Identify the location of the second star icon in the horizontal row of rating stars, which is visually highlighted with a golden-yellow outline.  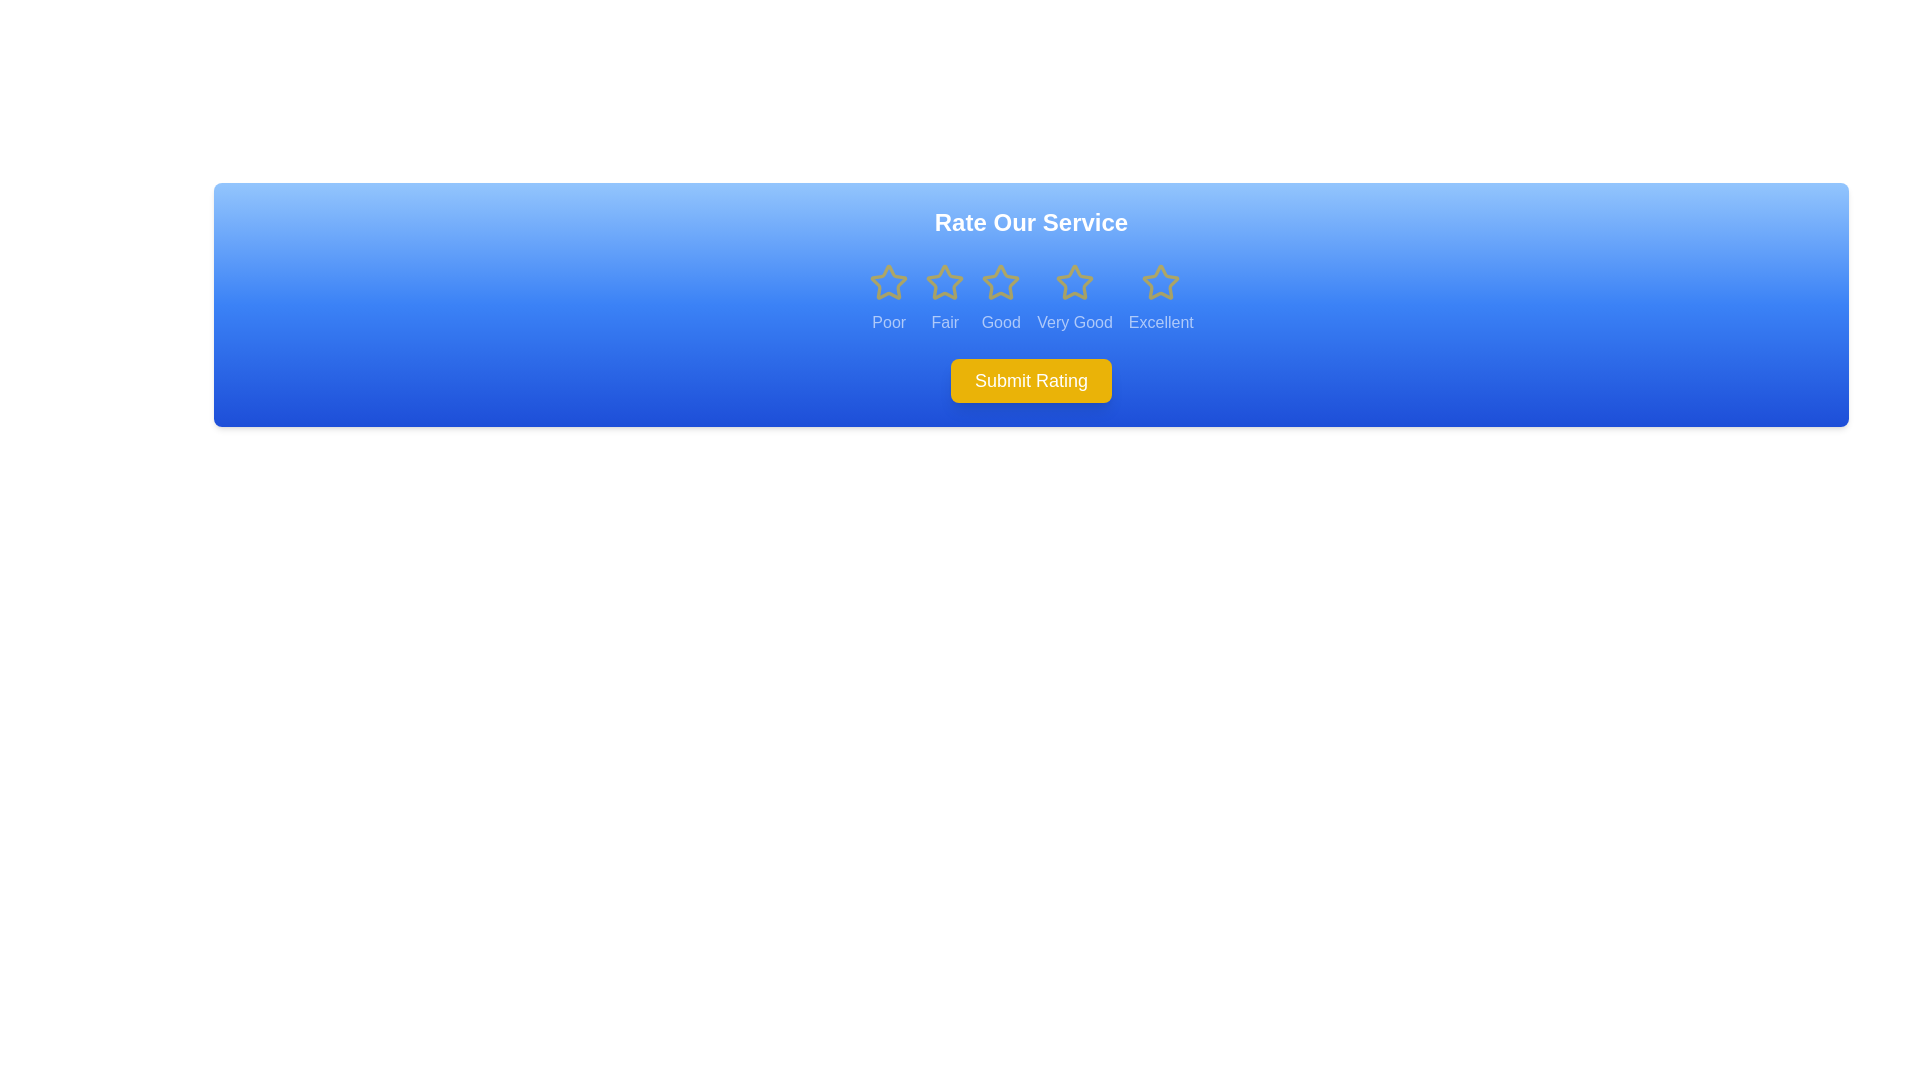
(944, 282).